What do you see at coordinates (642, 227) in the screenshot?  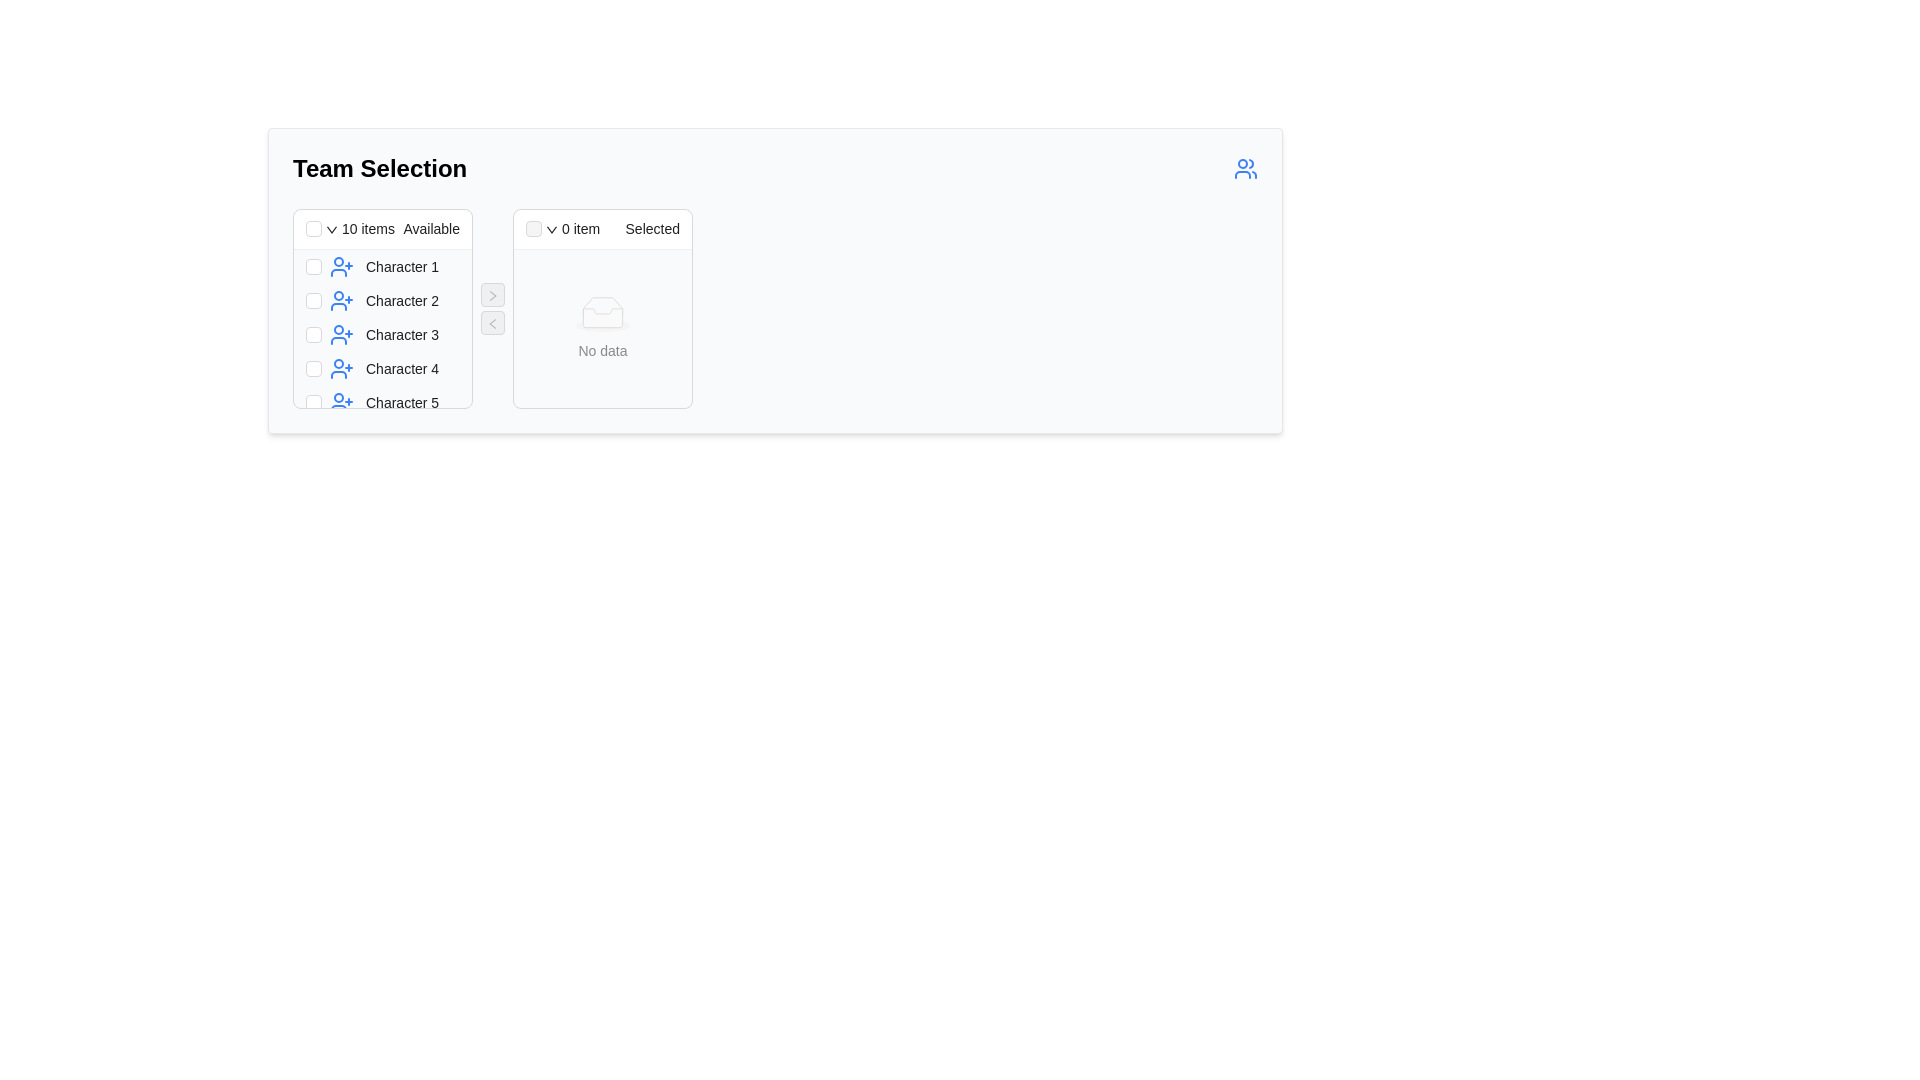 I see `the informational Text label indicating 'Selected' in the header of the right section of the 'Team Selection' interface` at bounding box center [642, 227].